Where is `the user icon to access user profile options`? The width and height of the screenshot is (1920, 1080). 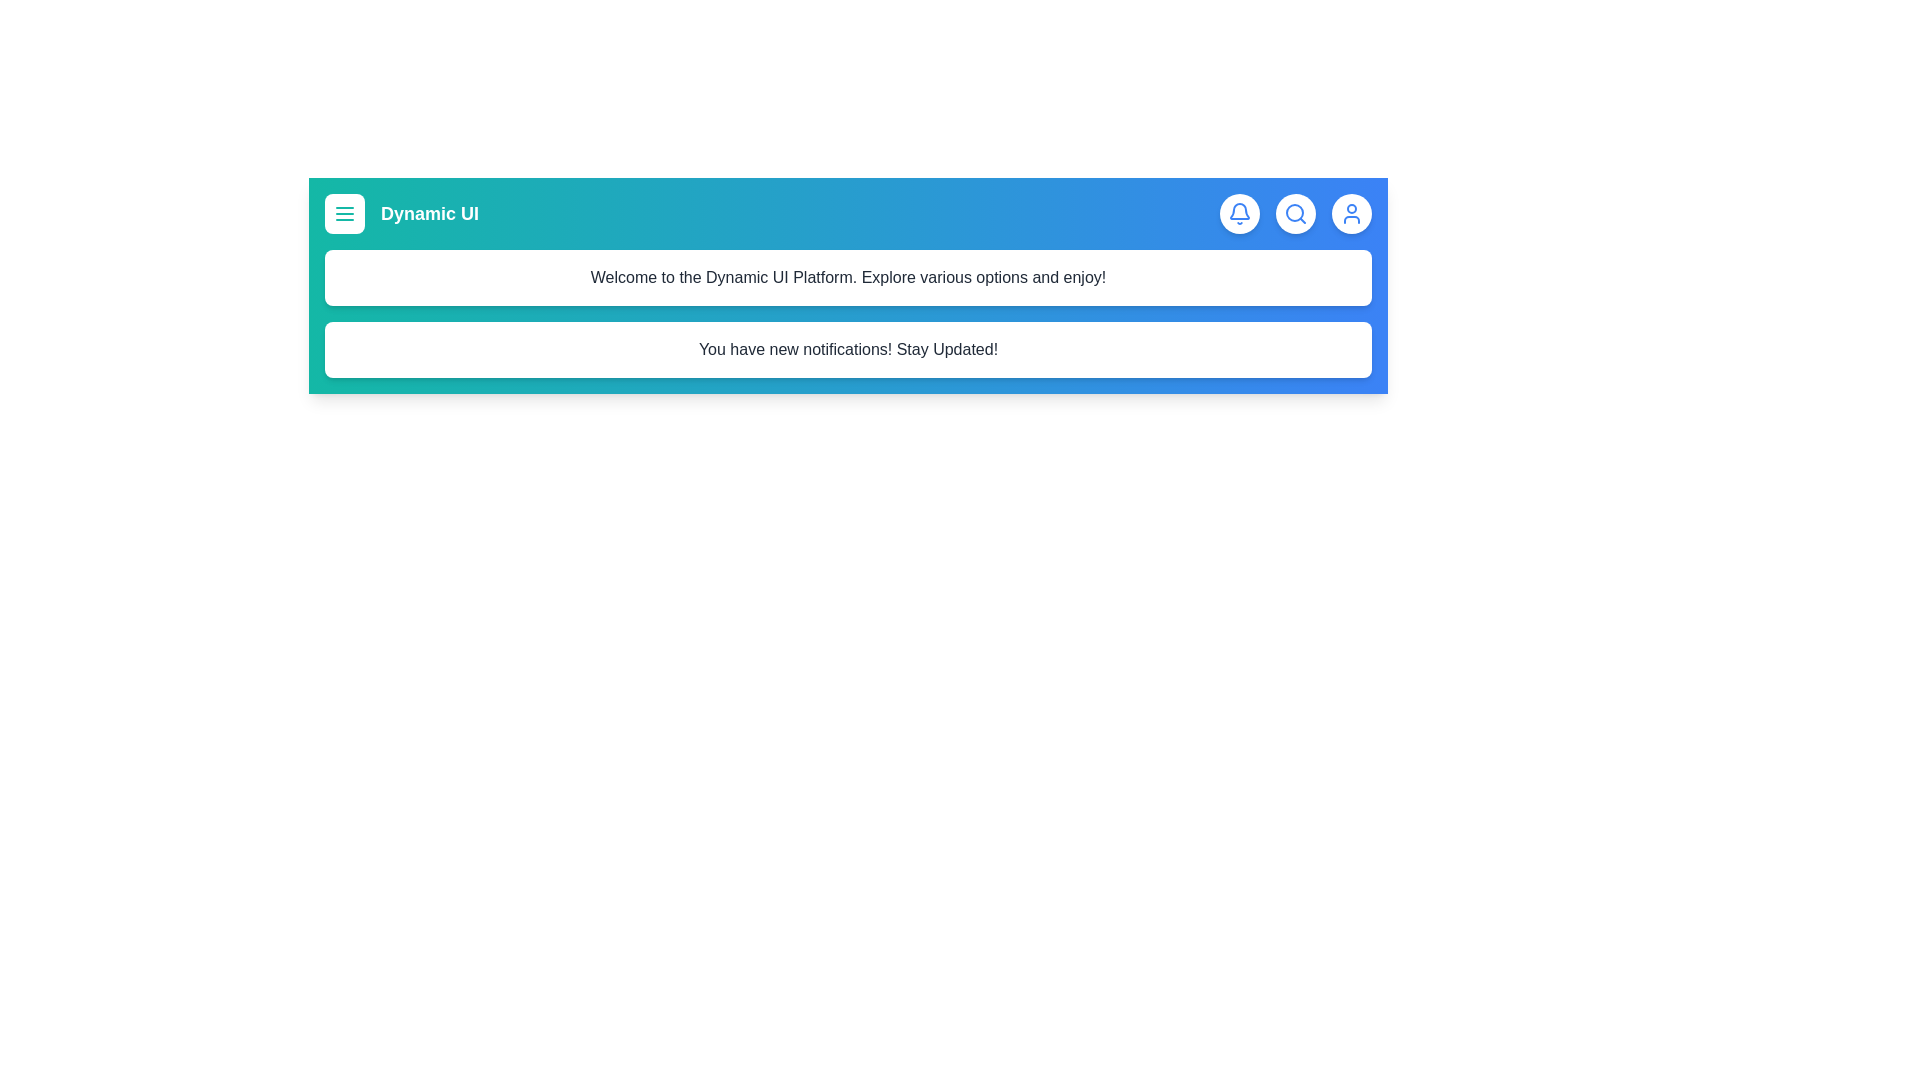 the user icon to access user profile options is located at coordinates (1352, 213).